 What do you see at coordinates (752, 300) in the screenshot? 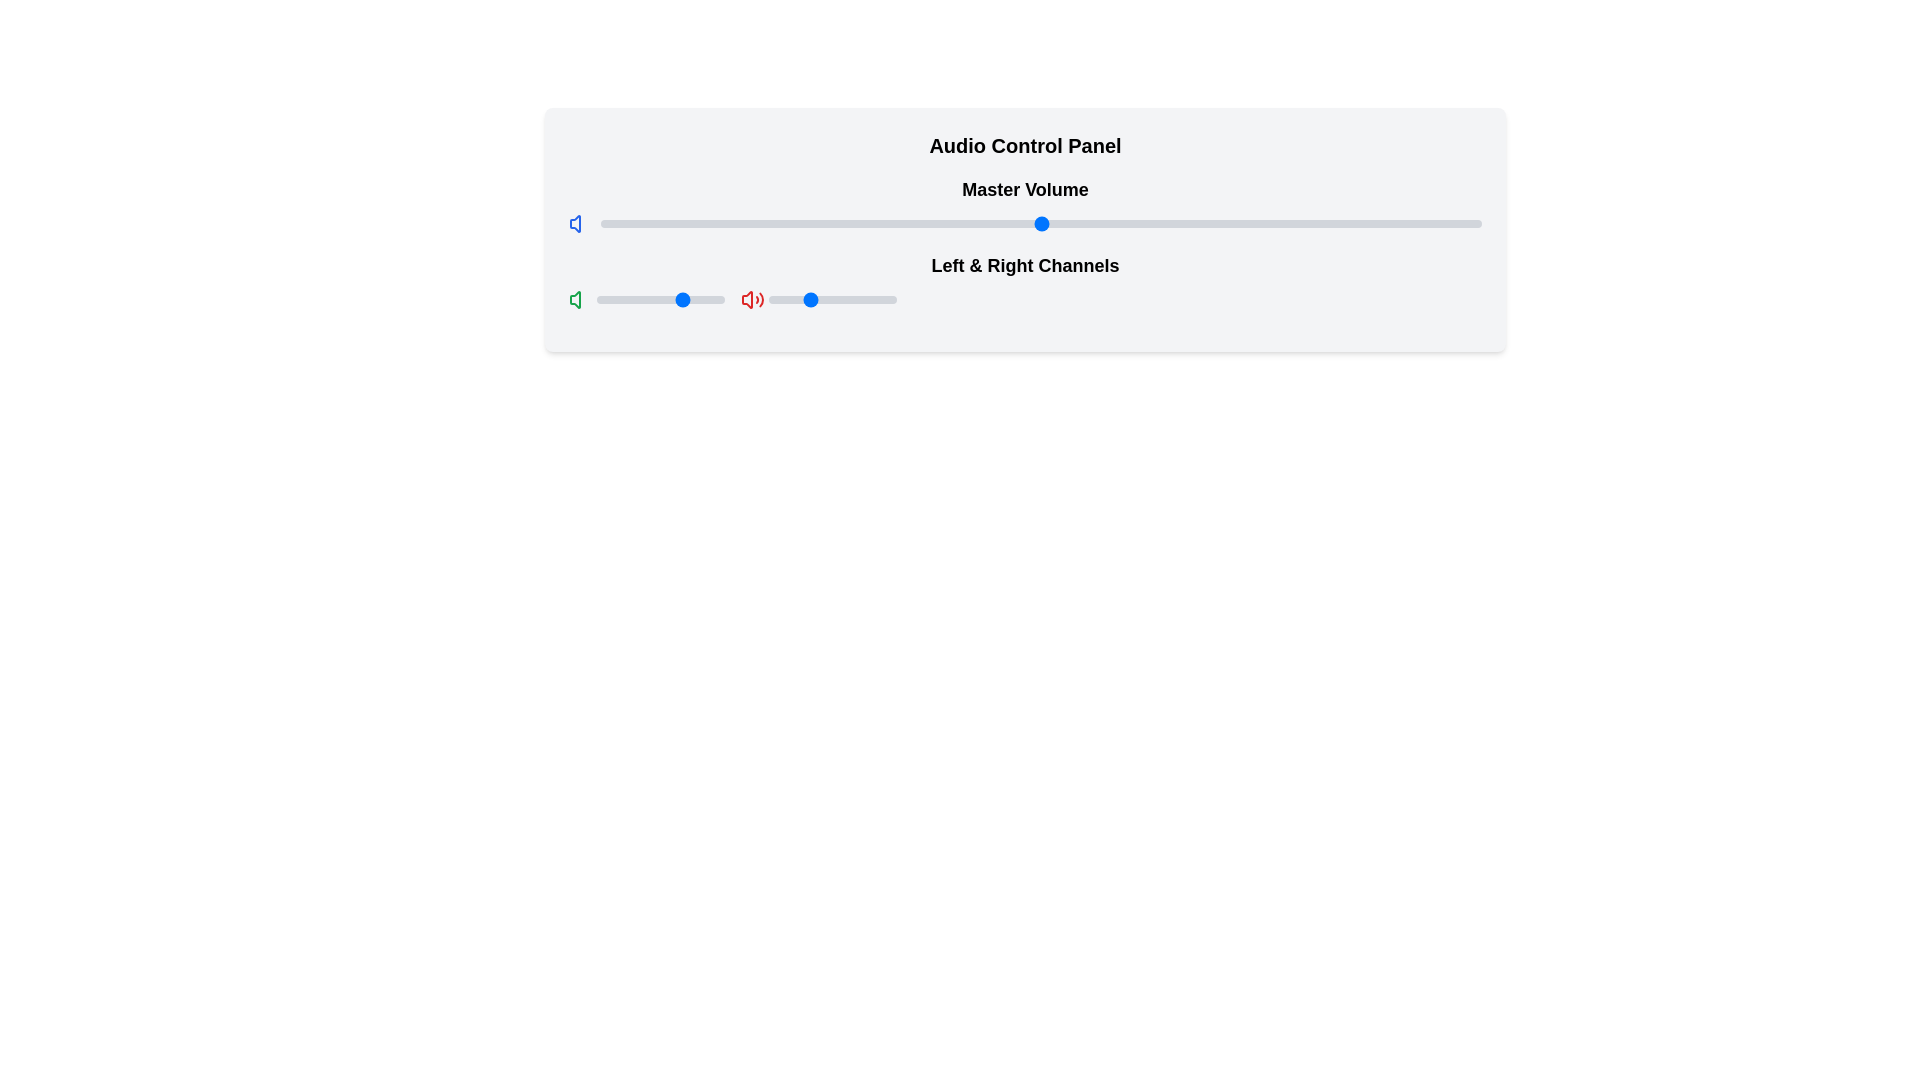
I see `the sound output icon located below the 'Left & Right Channels' label, which is the second item` at bounding box center [752, 300].